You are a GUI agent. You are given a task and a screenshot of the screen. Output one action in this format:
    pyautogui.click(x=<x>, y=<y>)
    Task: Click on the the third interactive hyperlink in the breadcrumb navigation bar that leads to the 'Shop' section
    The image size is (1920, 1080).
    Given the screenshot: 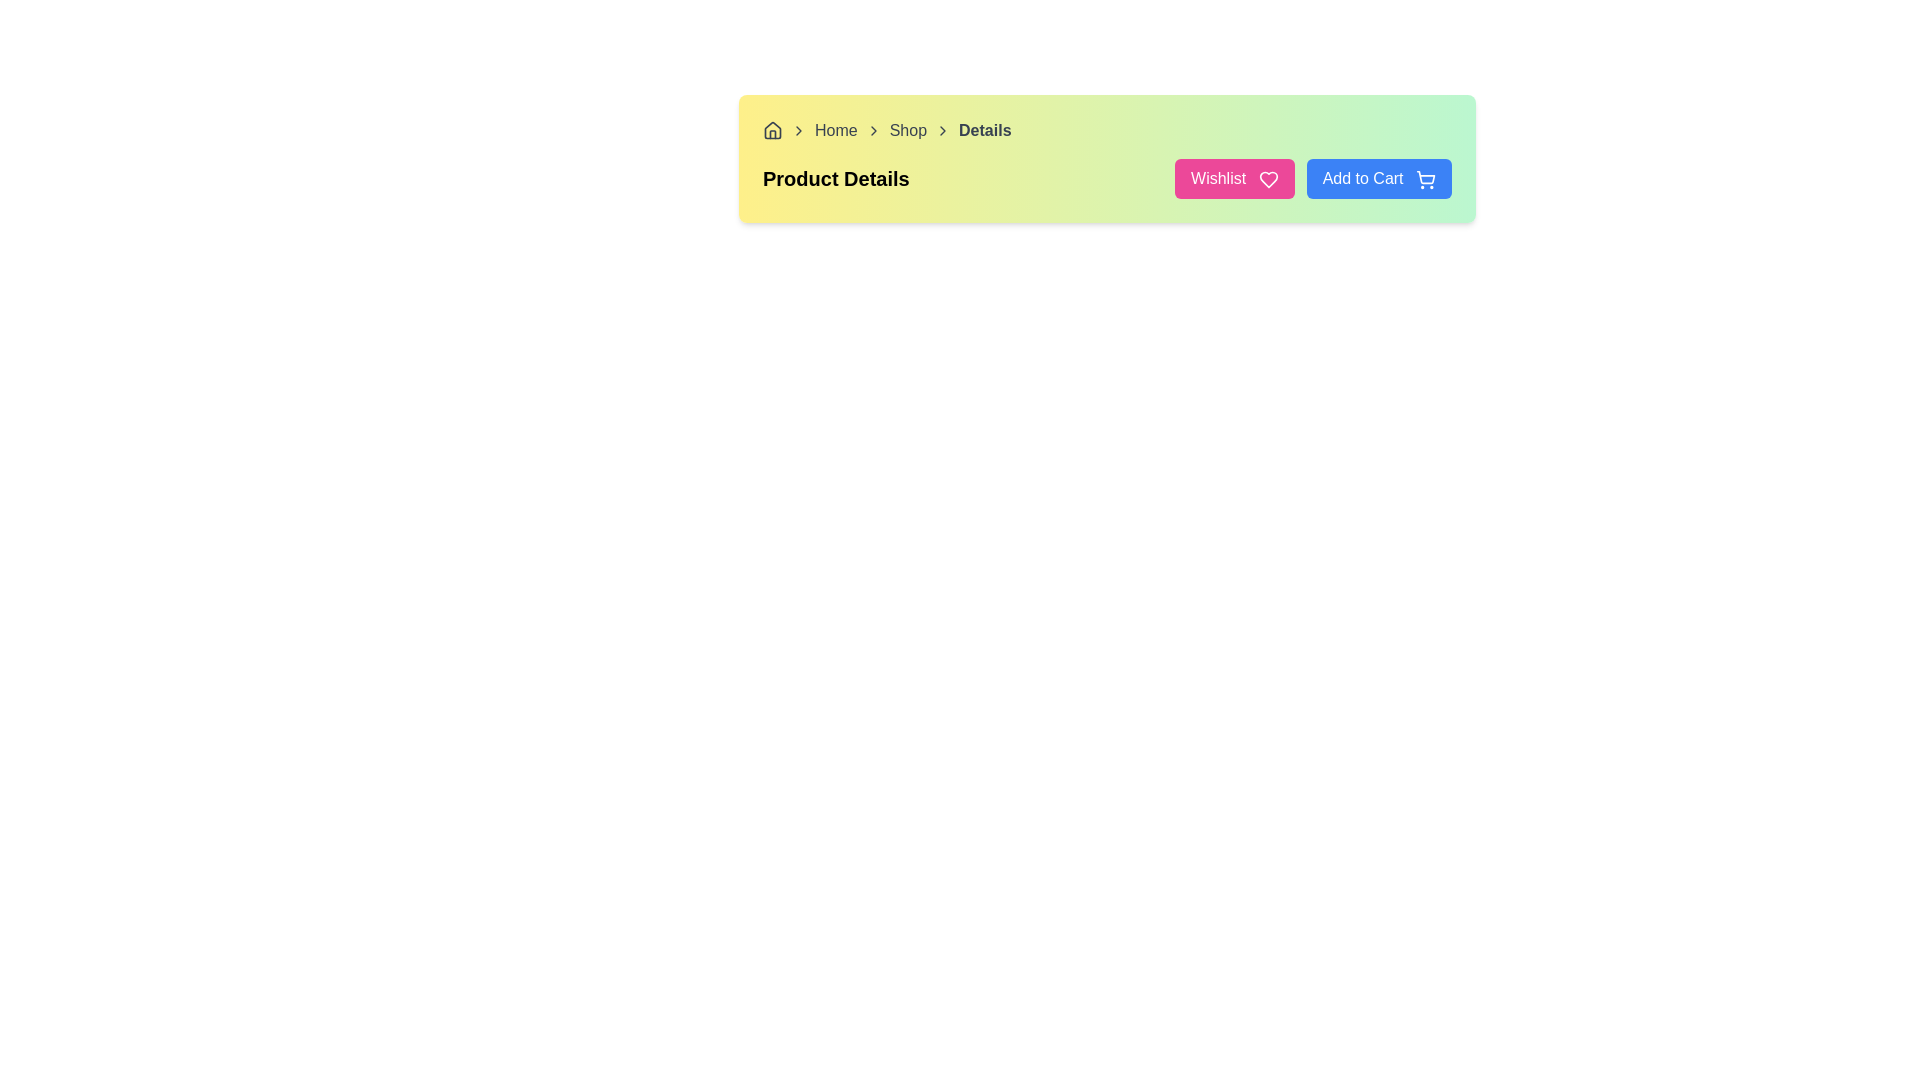 What is the action you would take?
    pyautogui.click(x=907, y=131)
    